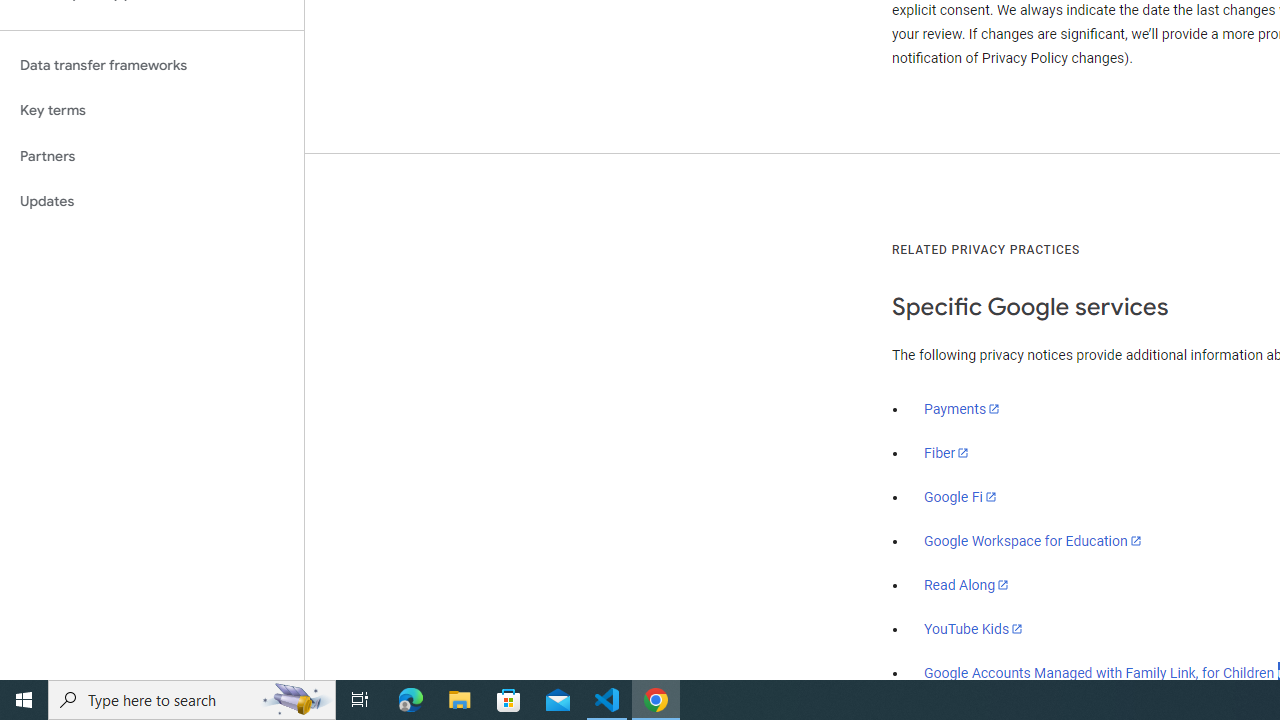  I want to click on 'Fiber', so click(946, 453).